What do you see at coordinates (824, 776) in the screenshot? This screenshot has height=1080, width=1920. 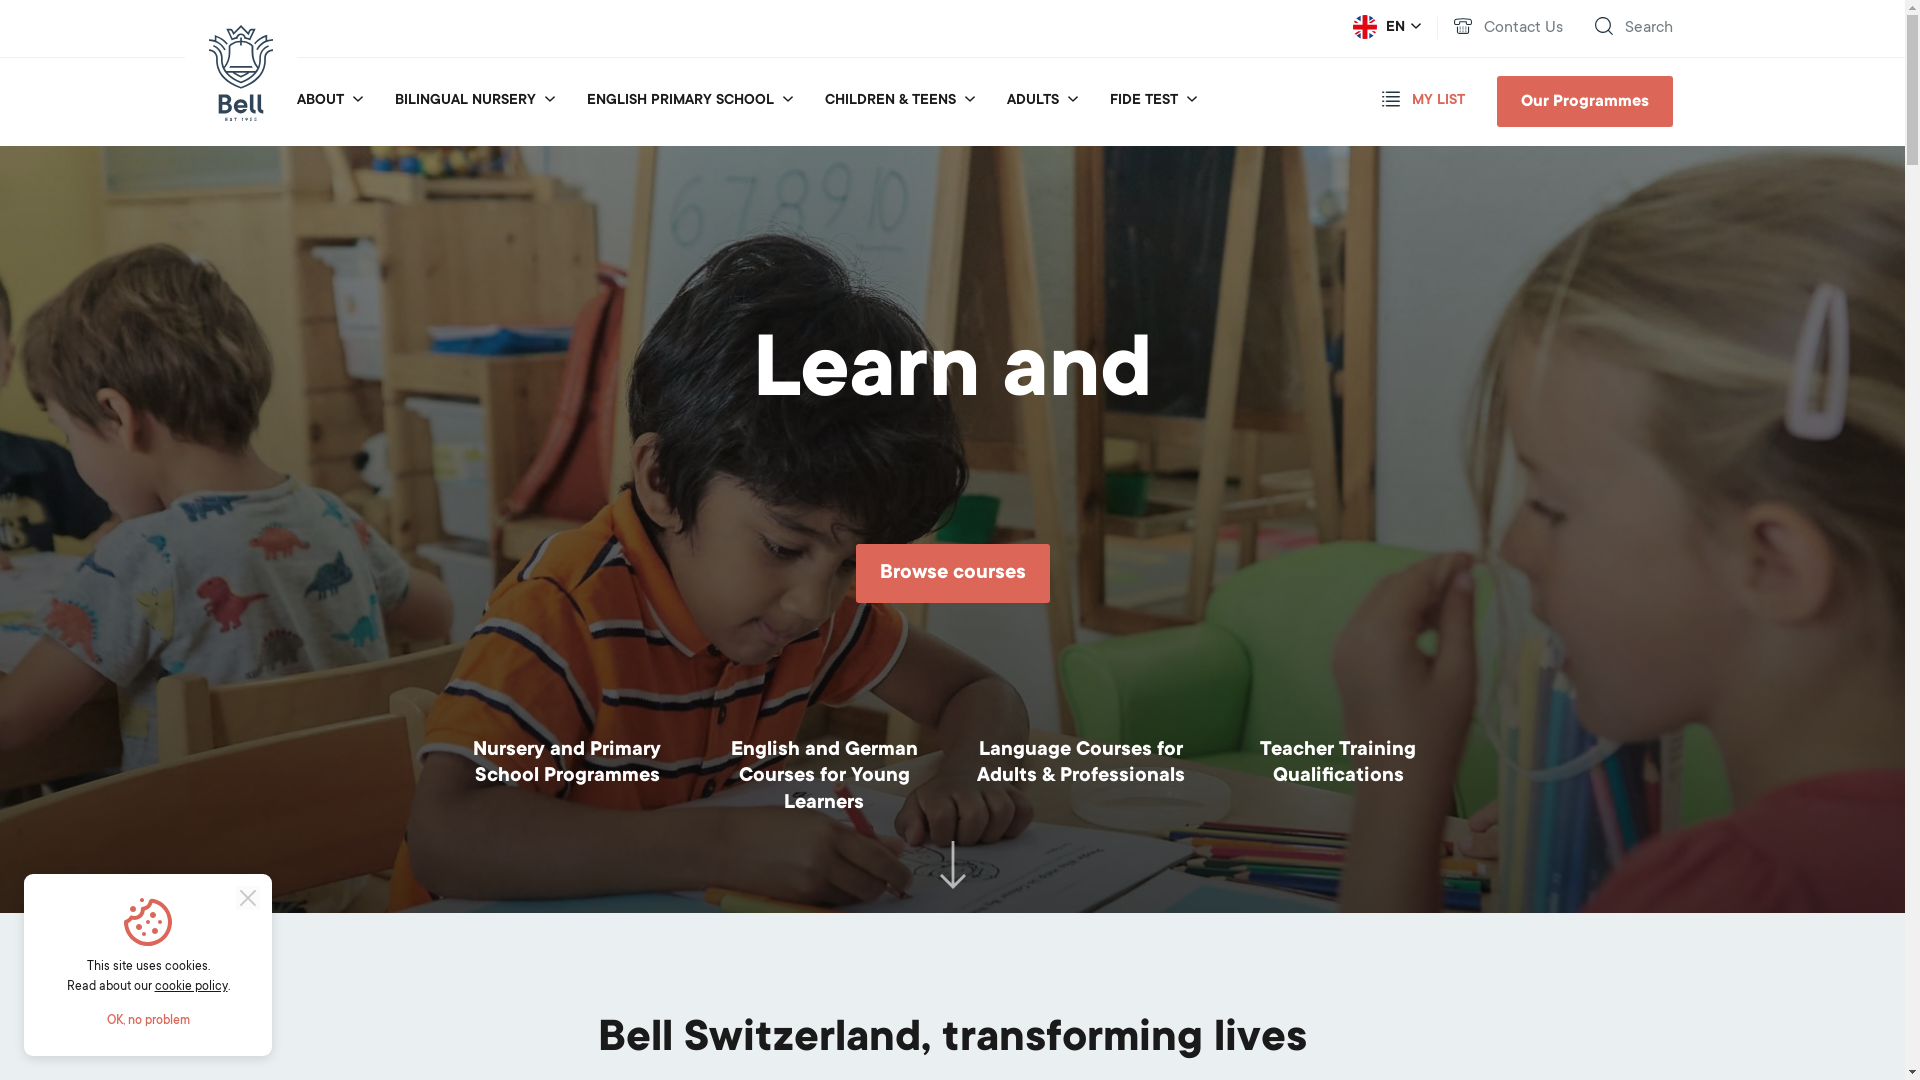 I see `'English and German Courses for Young Learners'` at bounding box center [824, 776].